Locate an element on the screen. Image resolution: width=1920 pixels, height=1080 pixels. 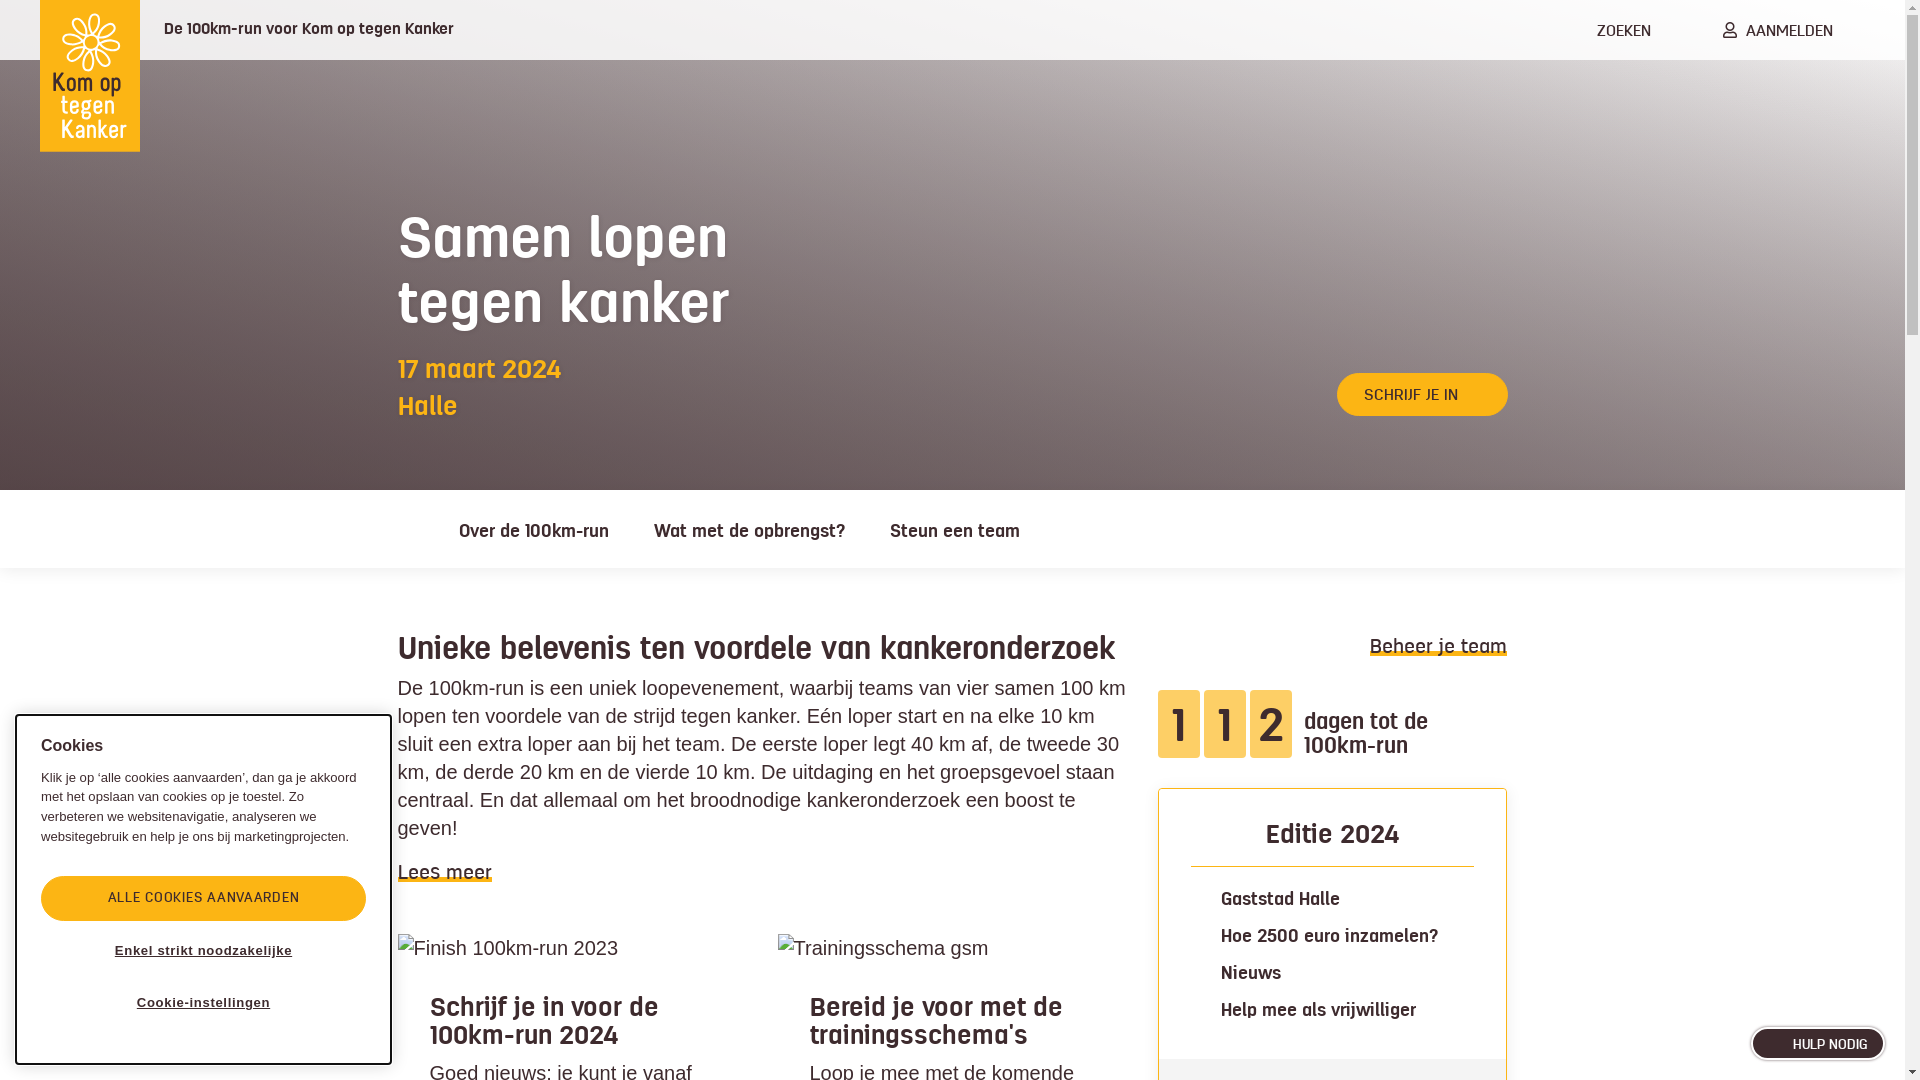
'Nieuws' is located at coordinates (1248, 971).